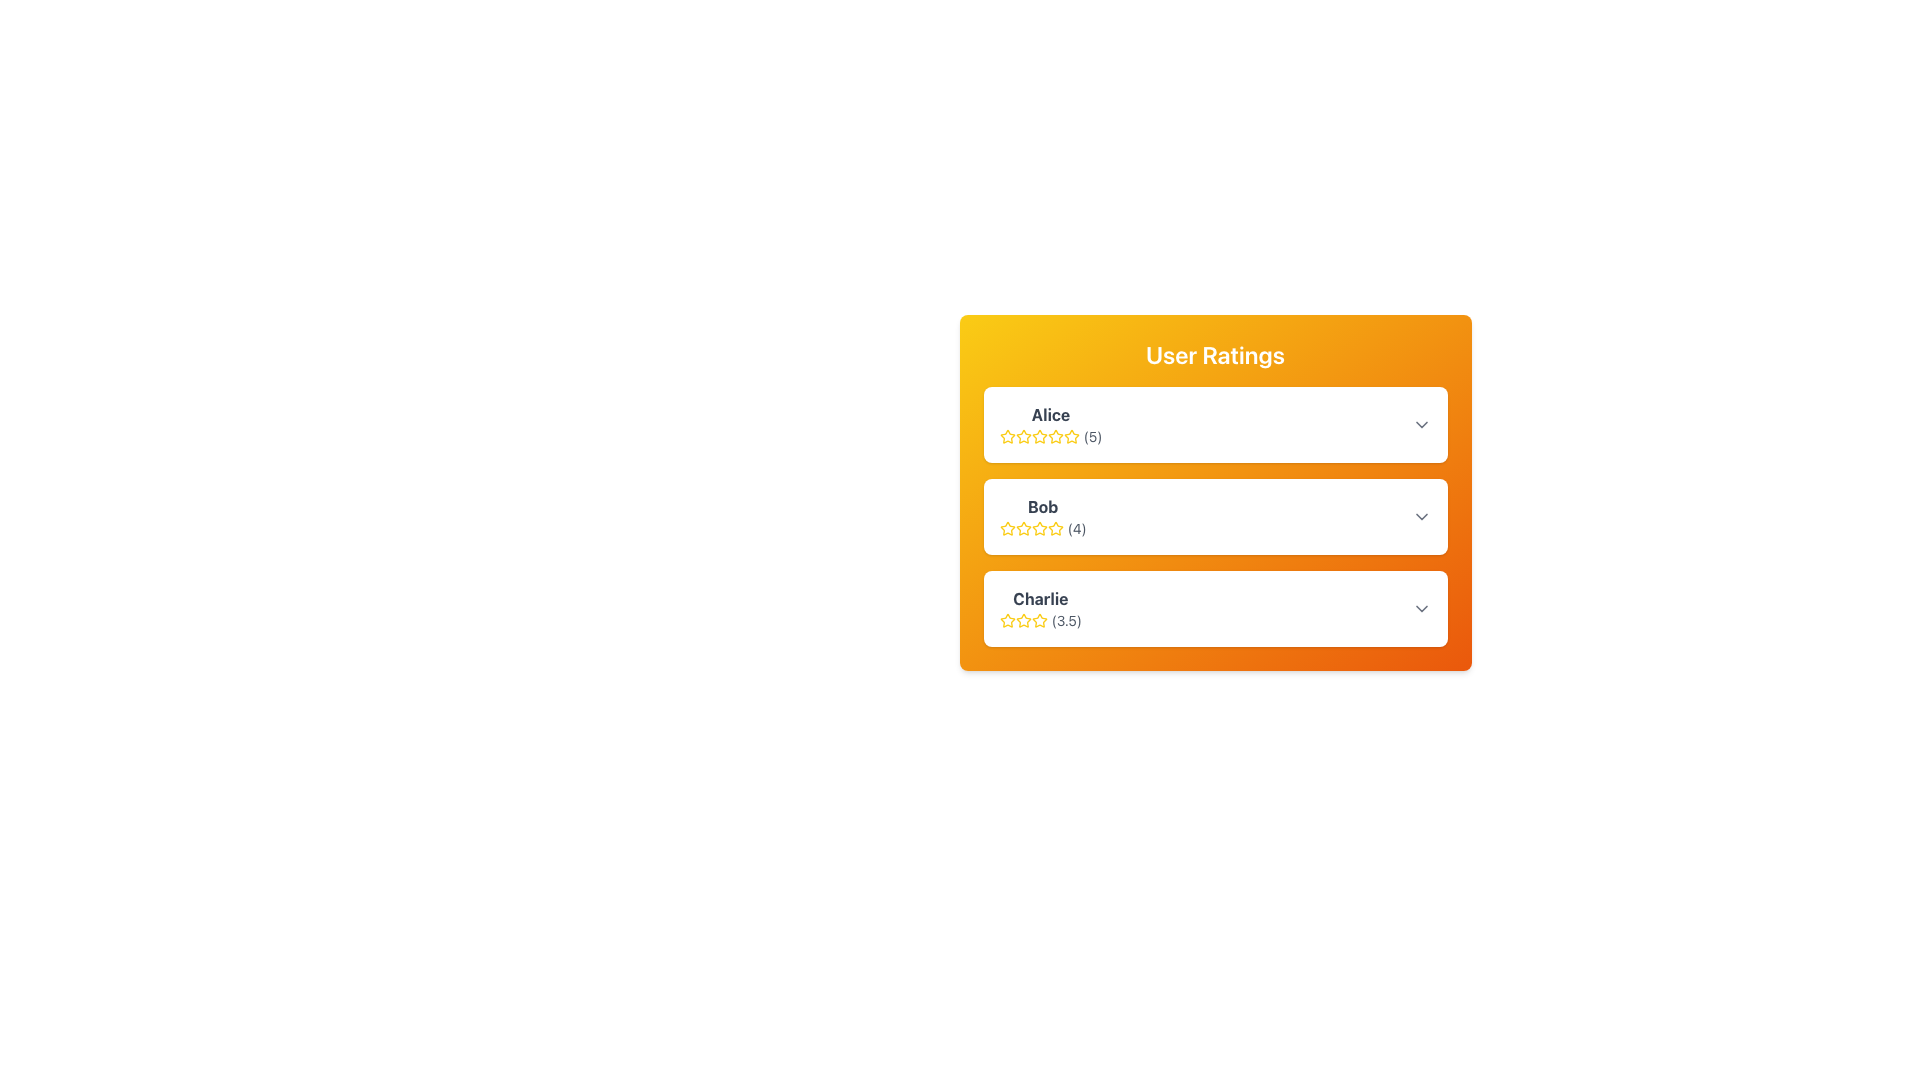 This screenshot has height=1080, width=1920. Describe the element at coordinates (1042, 515) in the screenshot. I see `the Text and star rating display element that shows the user's name, star rating, and numerical rating score, positioned between 'Alice' and 'Charlie'` at that location.